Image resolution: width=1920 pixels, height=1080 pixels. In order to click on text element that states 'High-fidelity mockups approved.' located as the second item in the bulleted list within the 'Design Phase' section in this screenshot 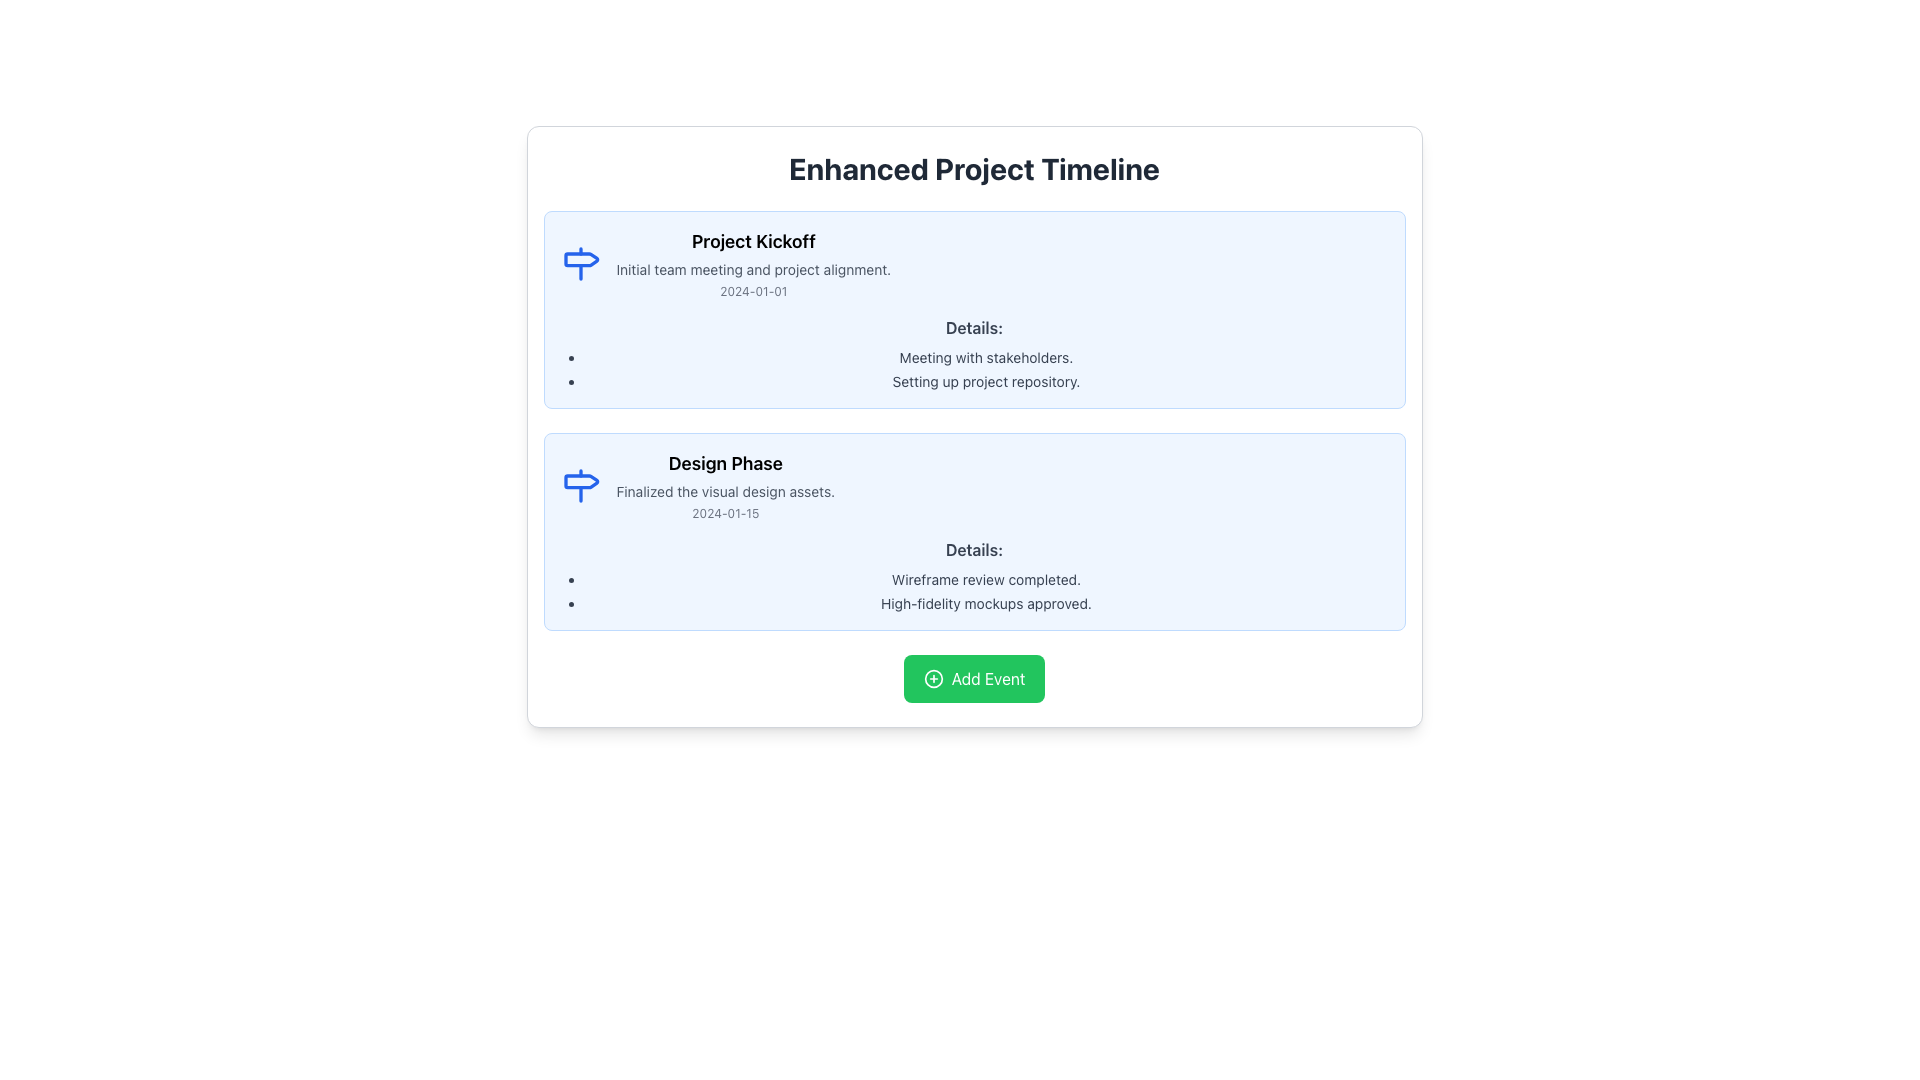, I will do `click(986, 603)`.